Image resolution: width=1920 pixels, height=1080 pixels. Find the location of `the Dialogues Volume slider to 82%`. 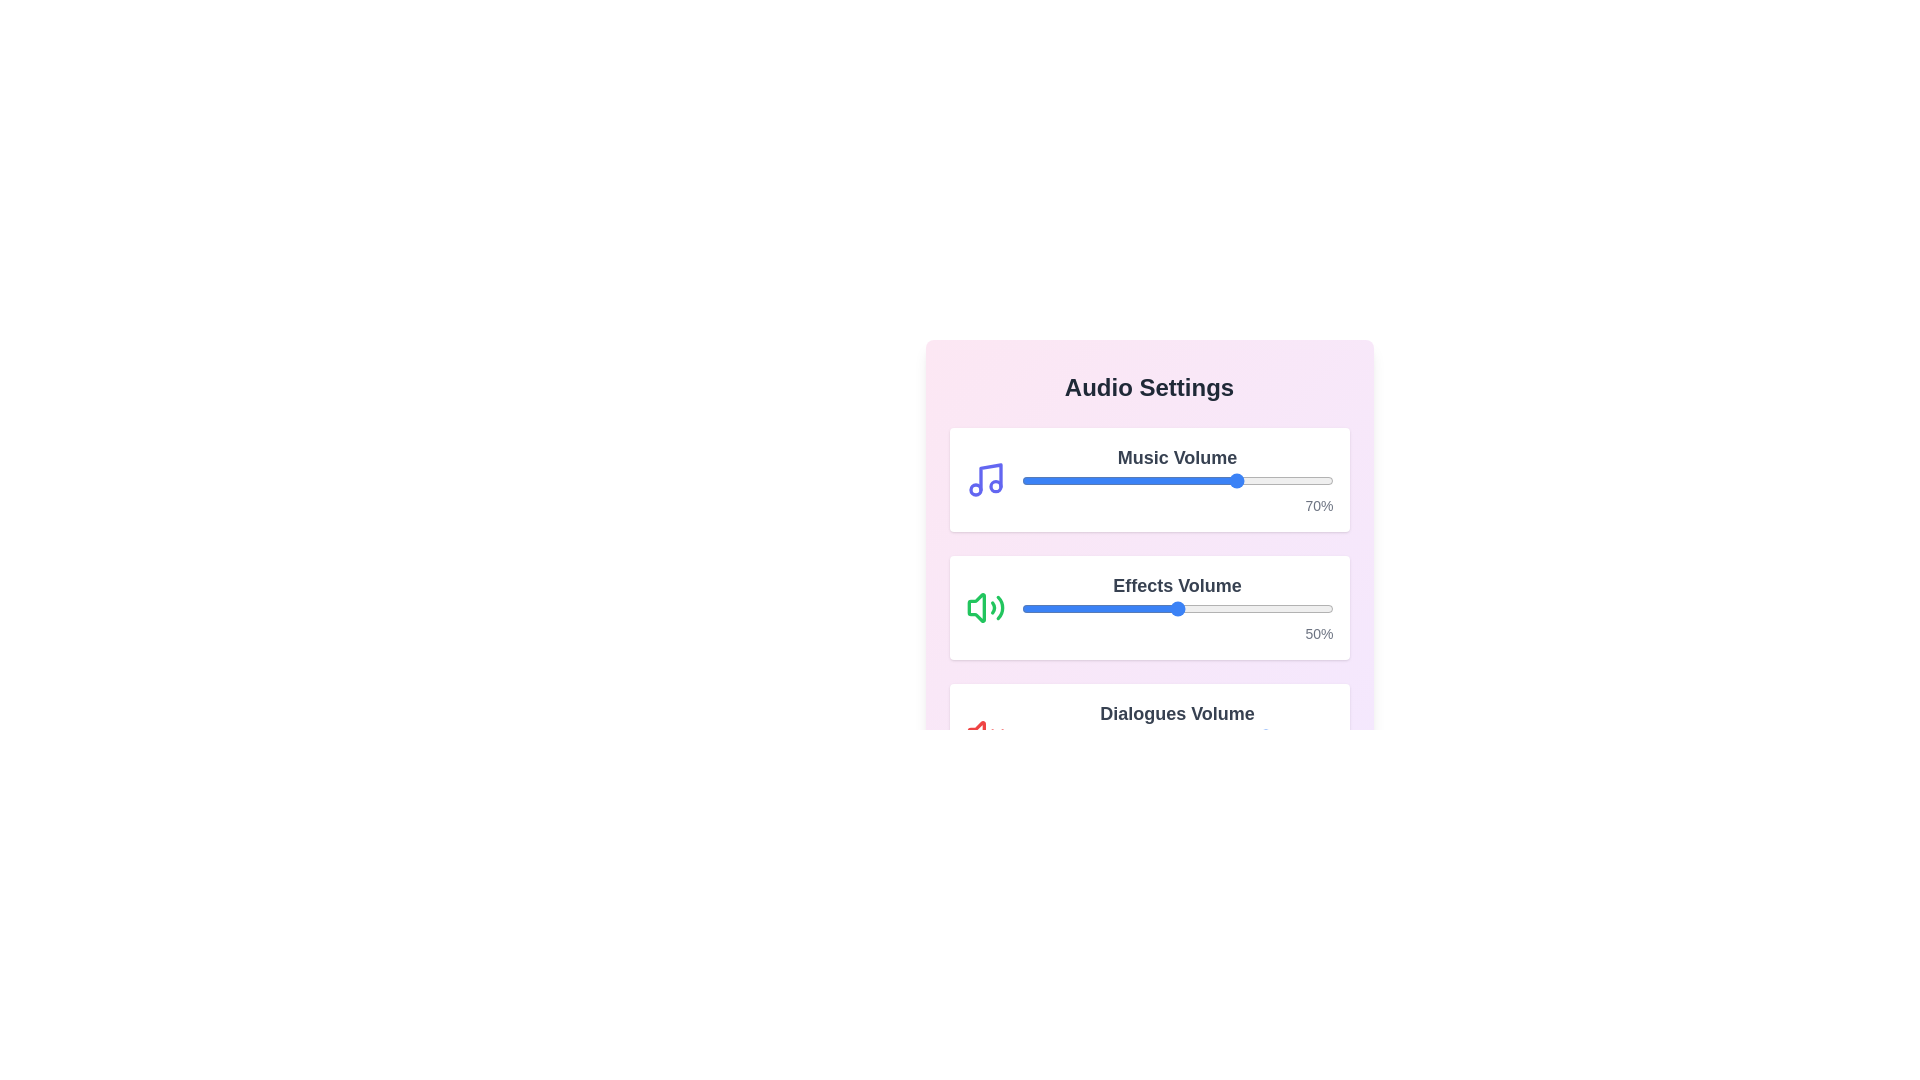

the Dialogues Volume slider to 82% is located at coordinates (1276, 736).